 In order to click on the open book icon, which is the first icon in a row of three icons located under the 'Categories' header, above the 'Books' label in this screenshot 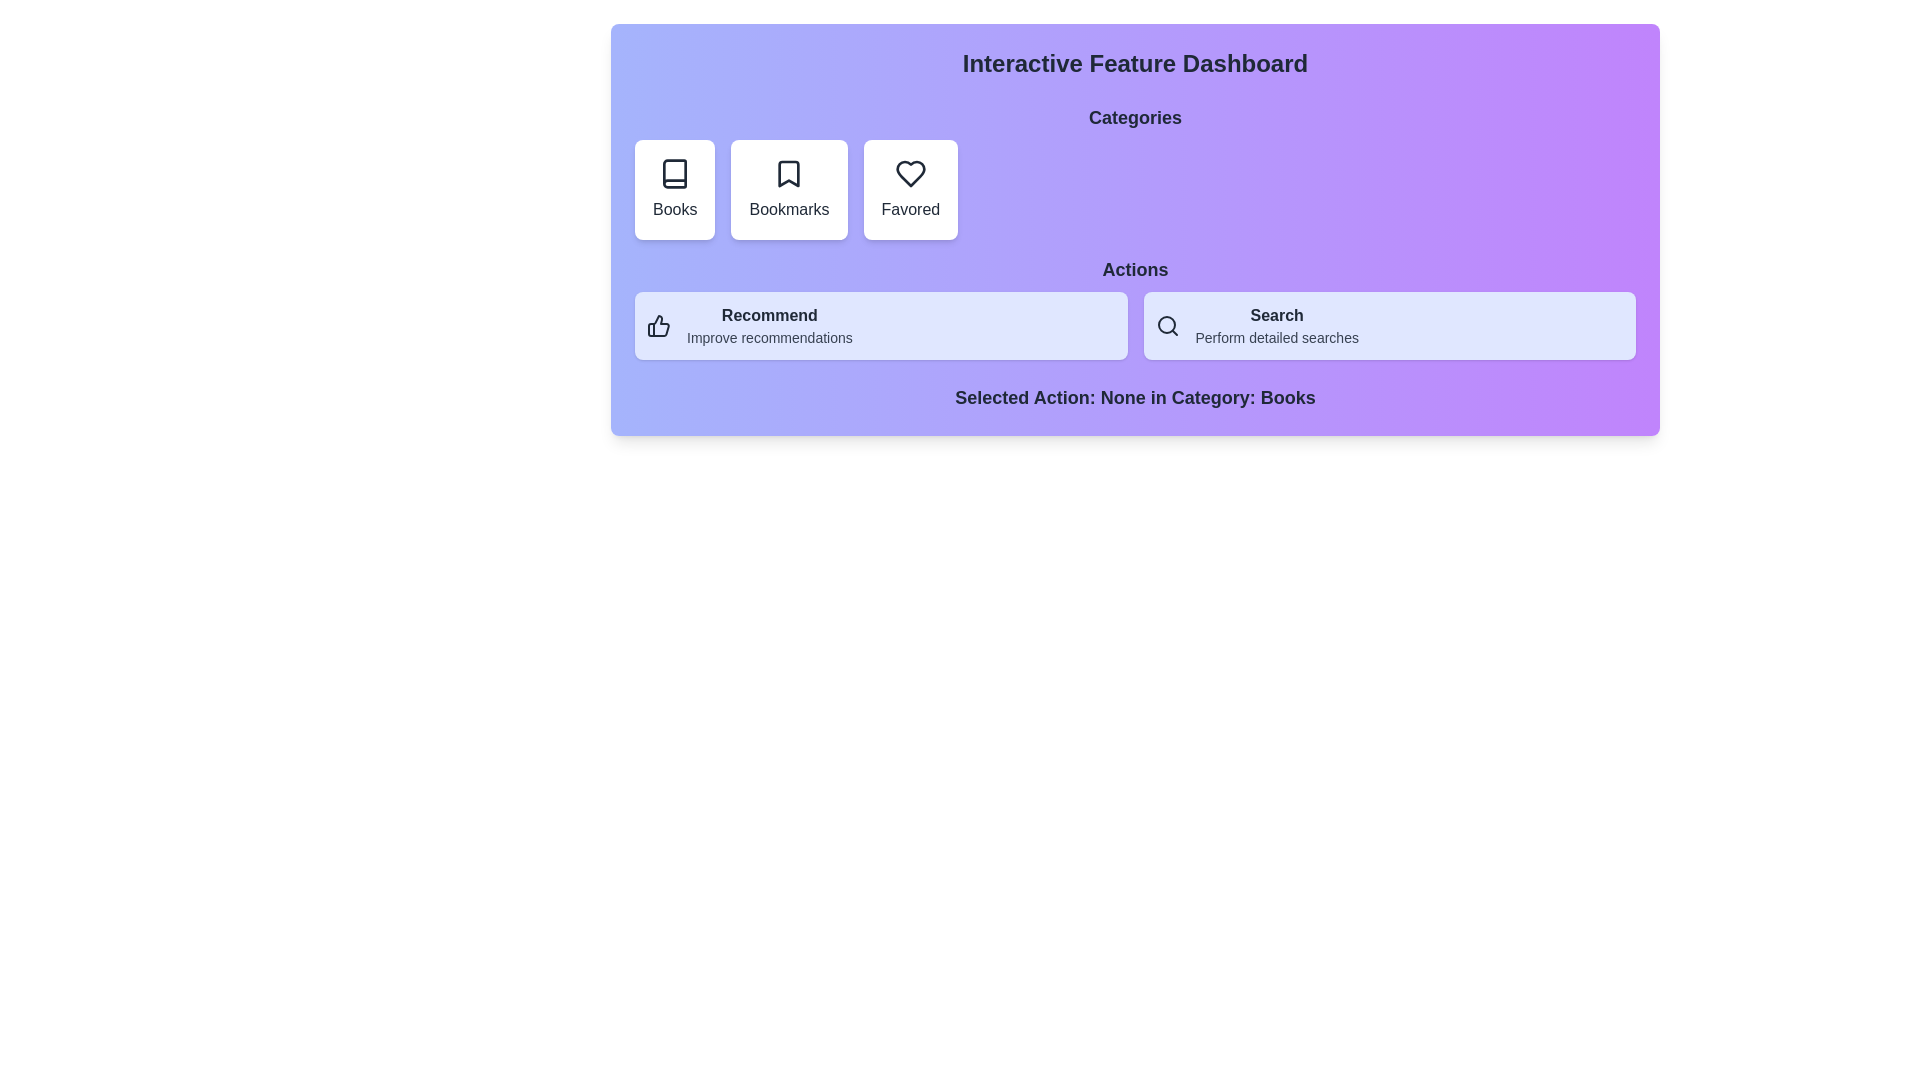, I will do `click(675, 172)`.